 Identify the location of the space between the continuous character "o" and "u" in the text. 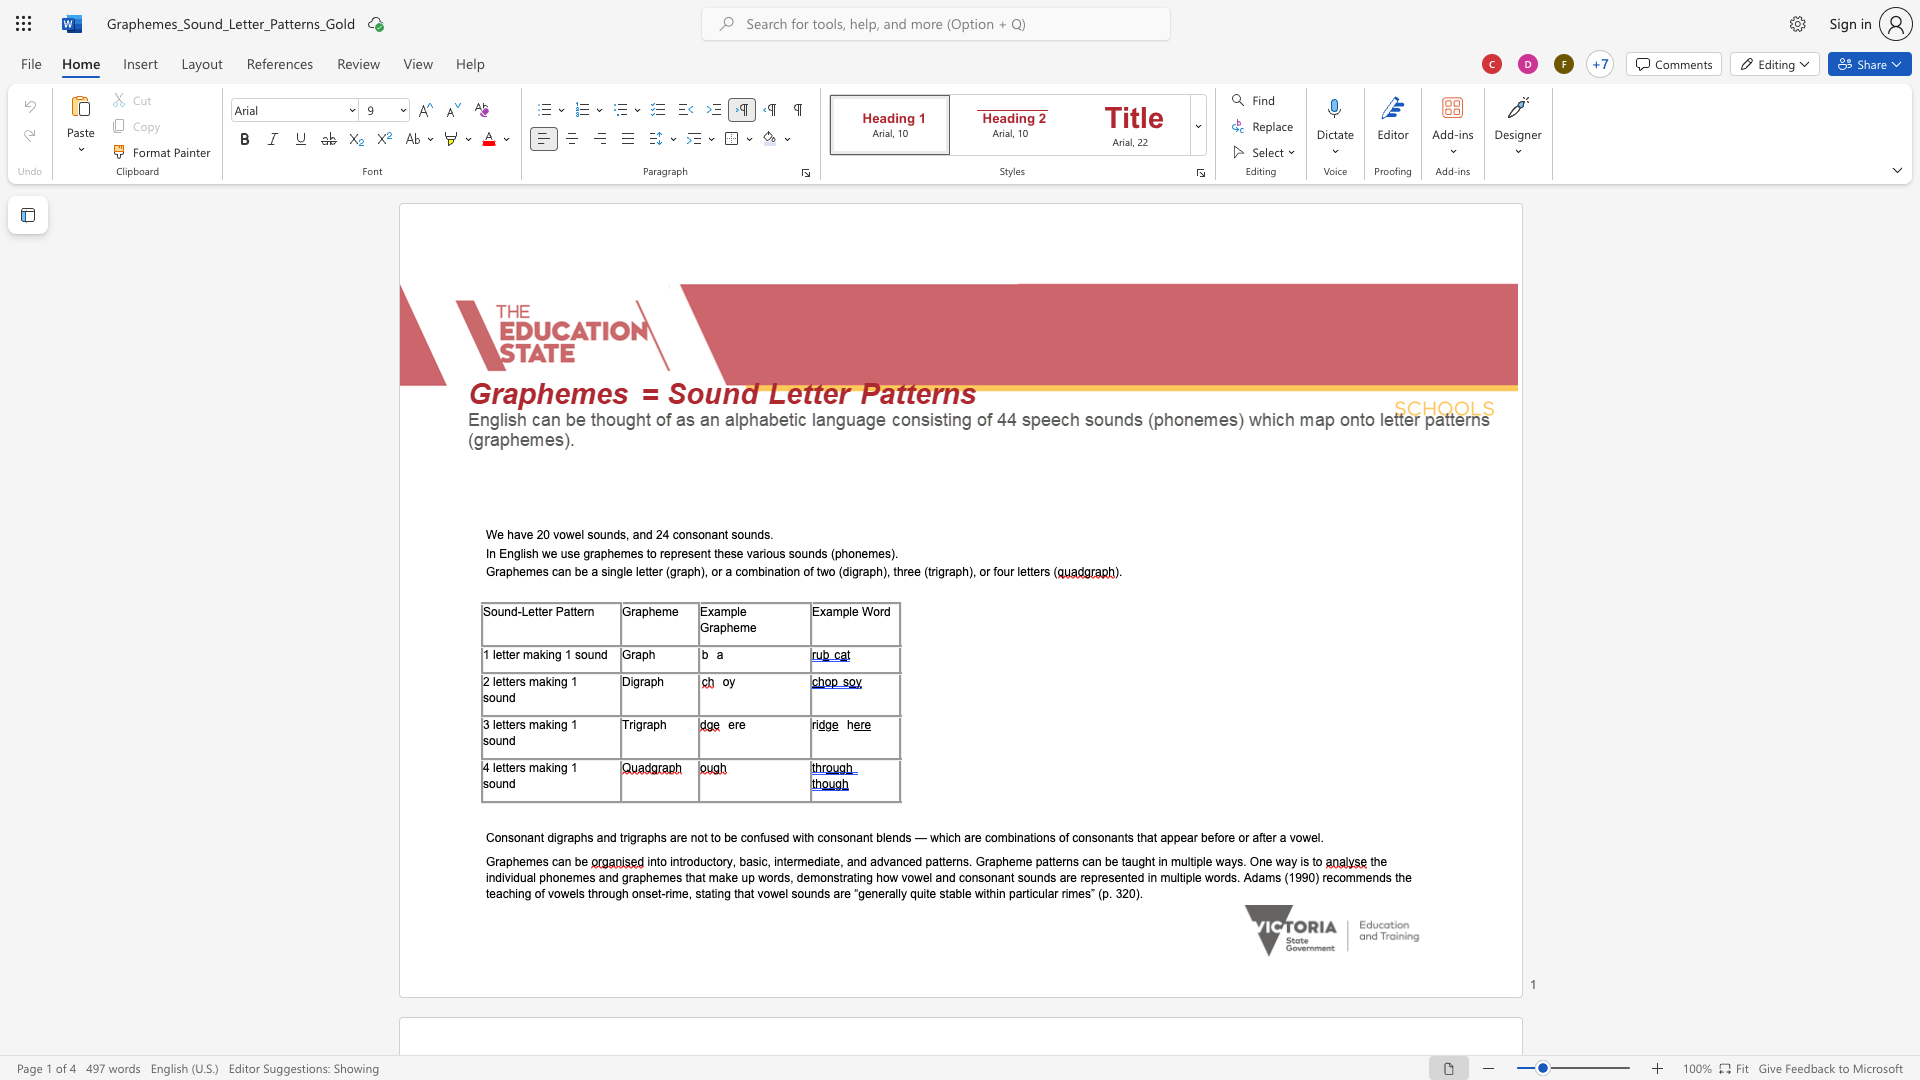
(497, 610).